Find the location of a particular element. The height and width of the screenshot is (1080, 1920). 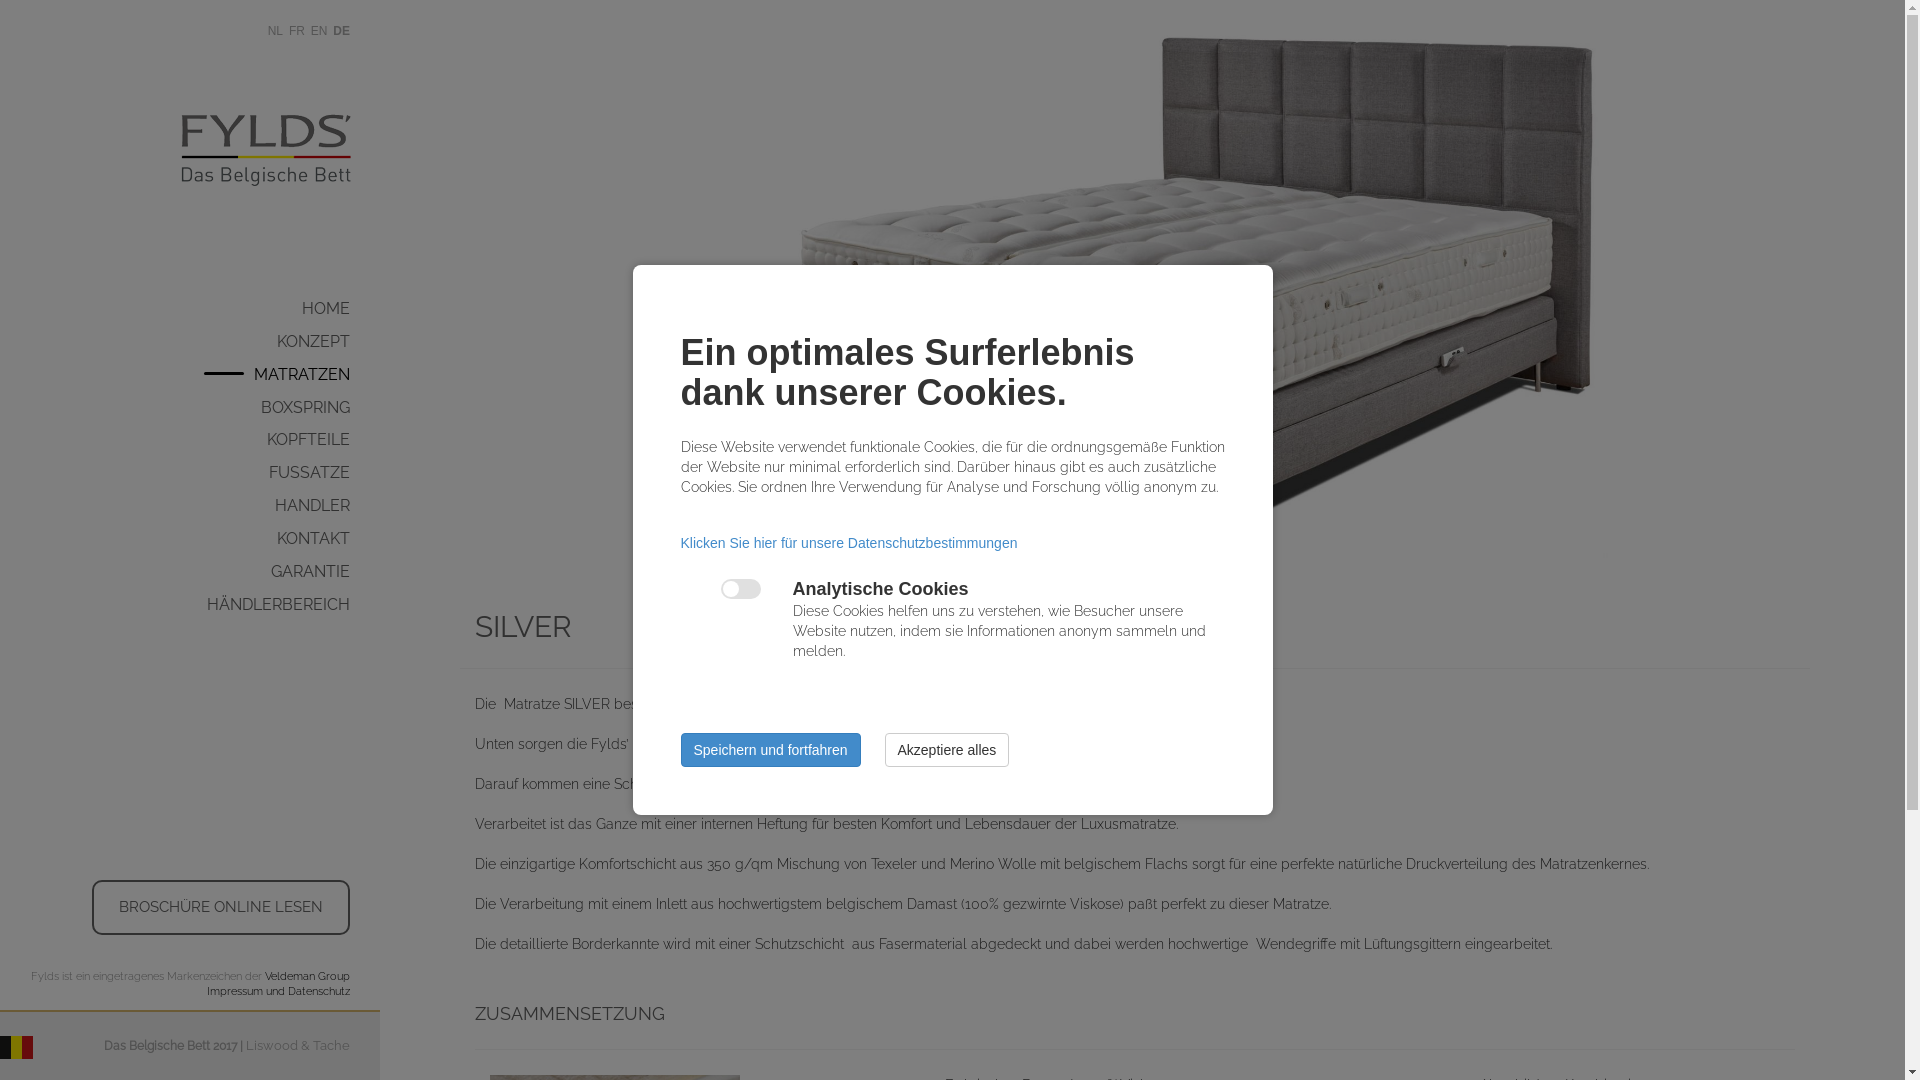

'Veldeman Group' is located at coordinates (263, 975).